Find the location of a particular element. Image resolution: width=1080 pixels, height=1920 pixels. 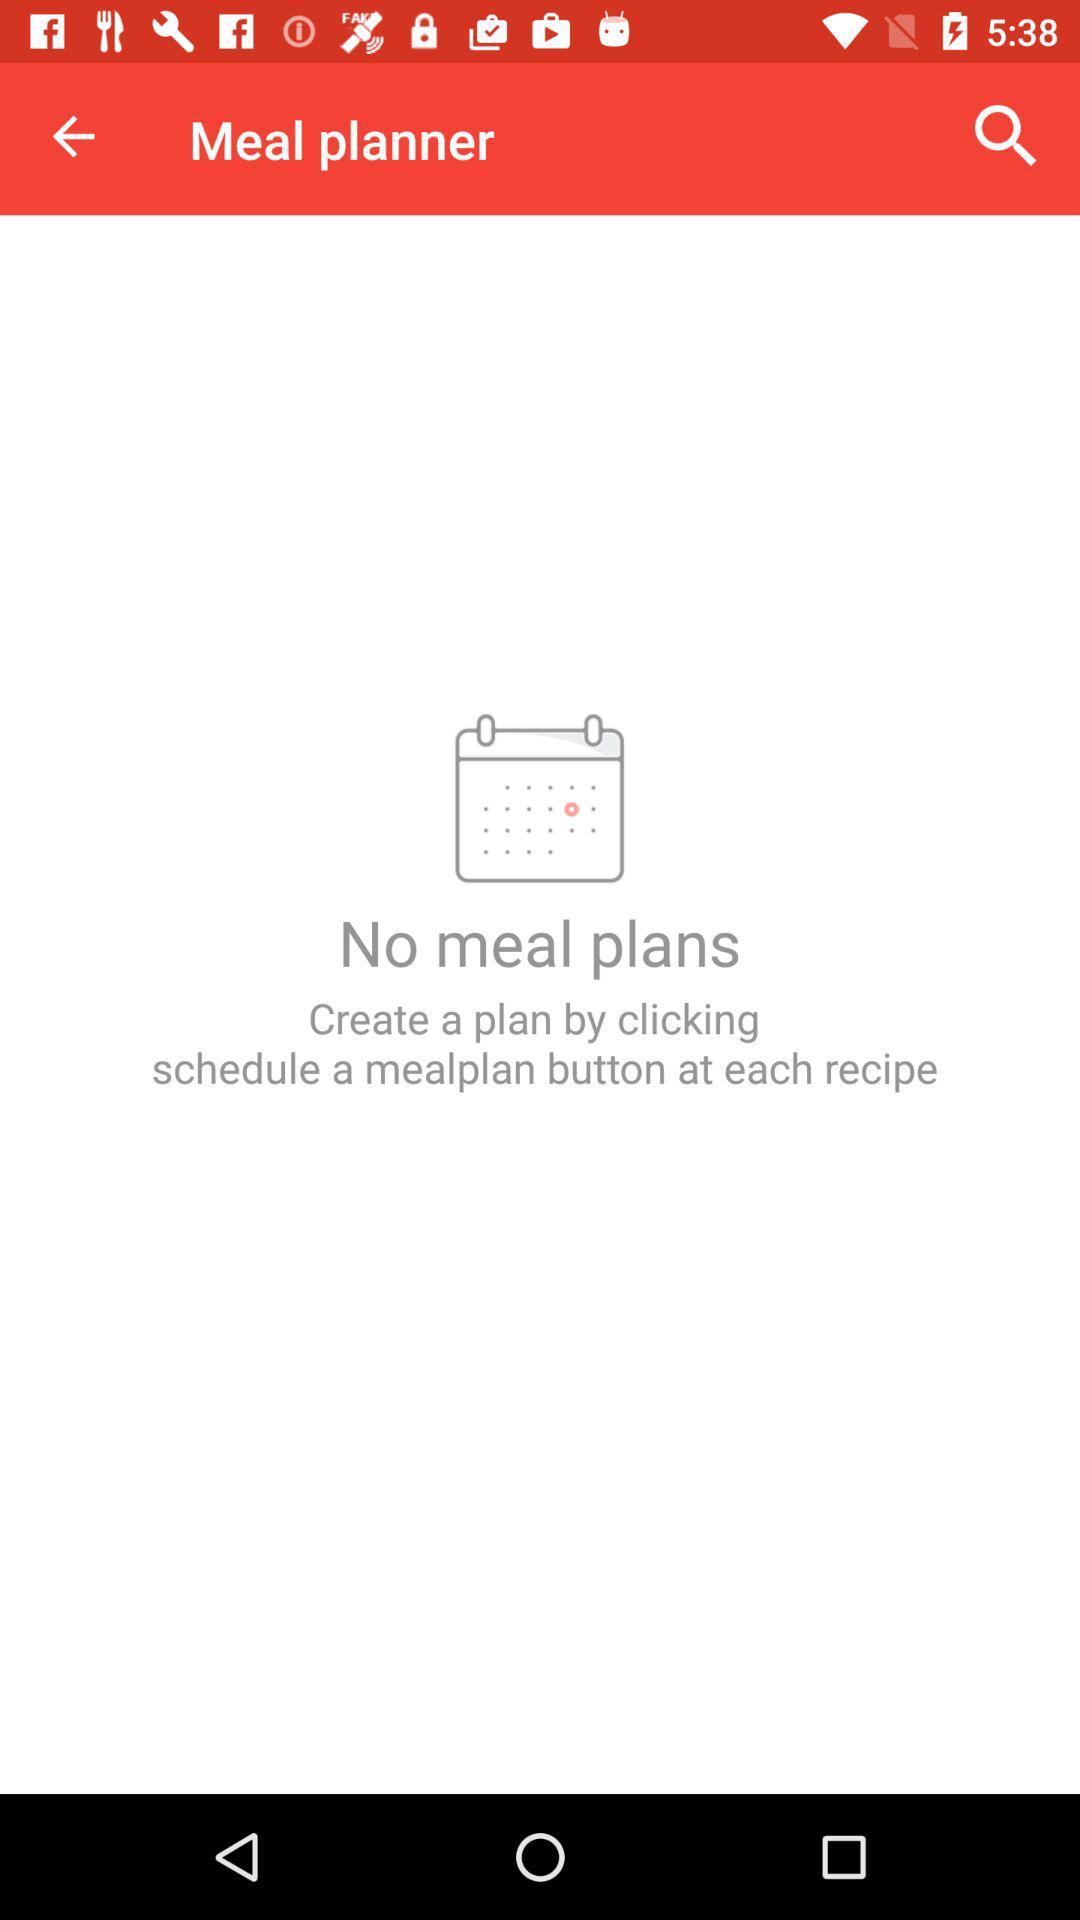

icon next to meal planner is located at coordinates (72, 135).